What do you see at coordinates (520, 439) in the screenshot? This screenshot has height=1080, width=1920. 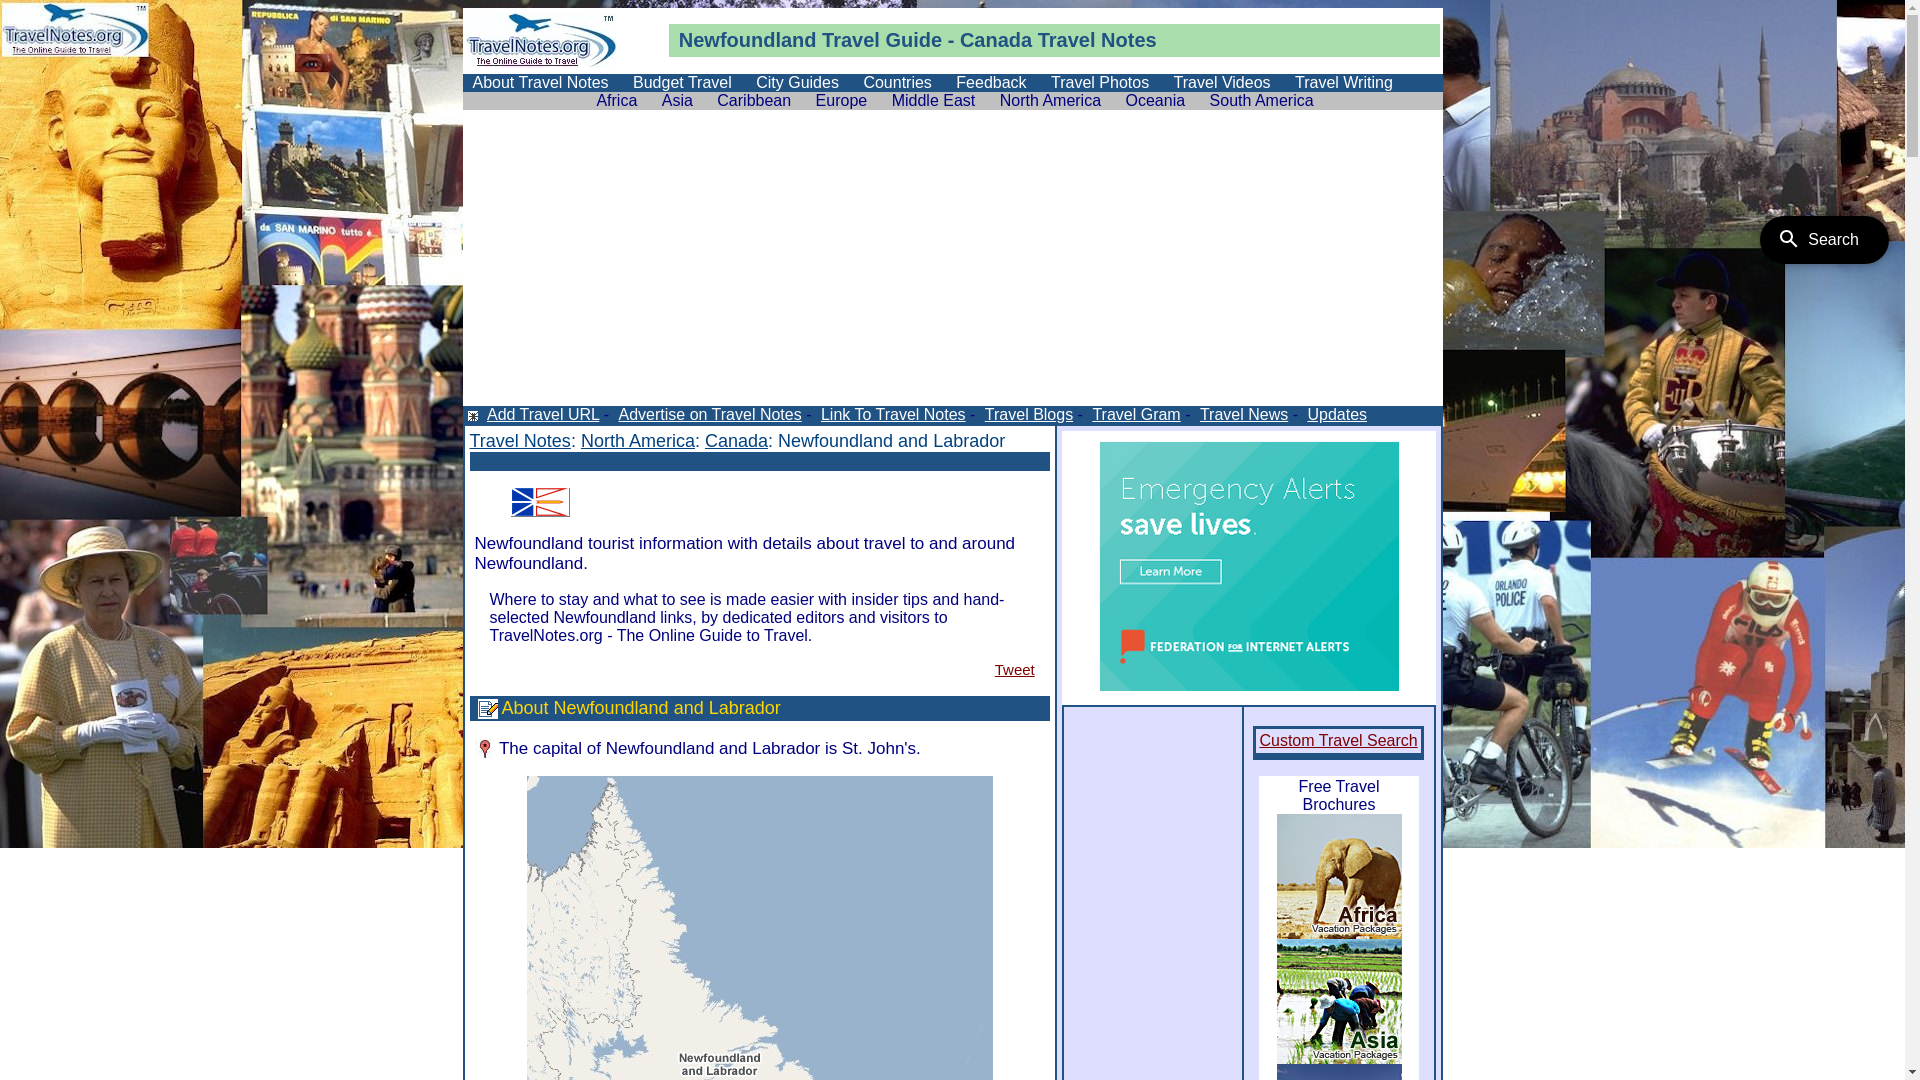 I see `'Travel Notes'` at bounding box center [520, 439].